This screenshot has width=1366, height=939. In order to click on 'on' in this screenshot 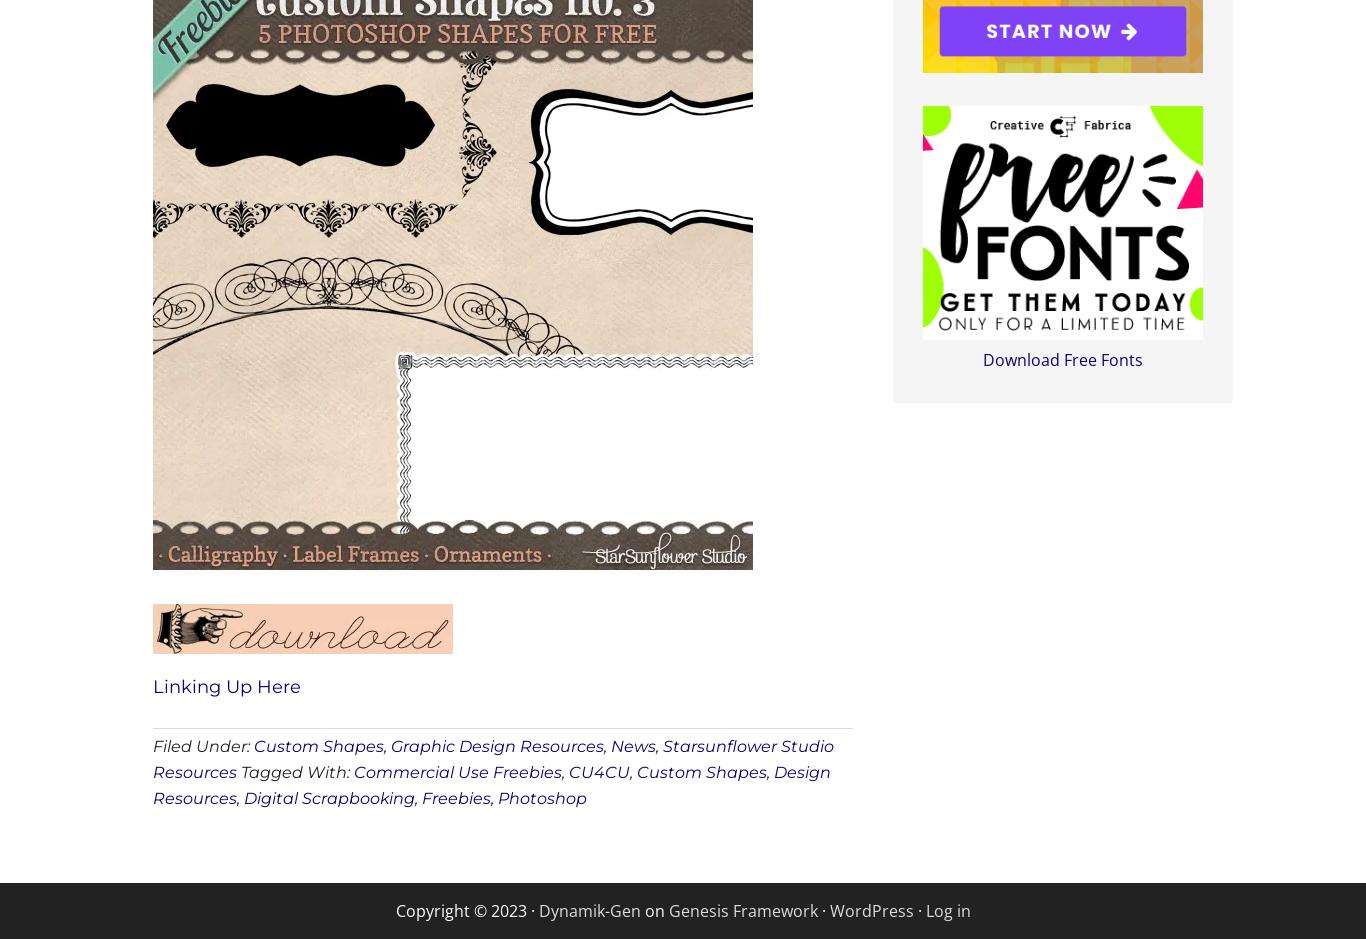, I will do `click(653, 908)`.